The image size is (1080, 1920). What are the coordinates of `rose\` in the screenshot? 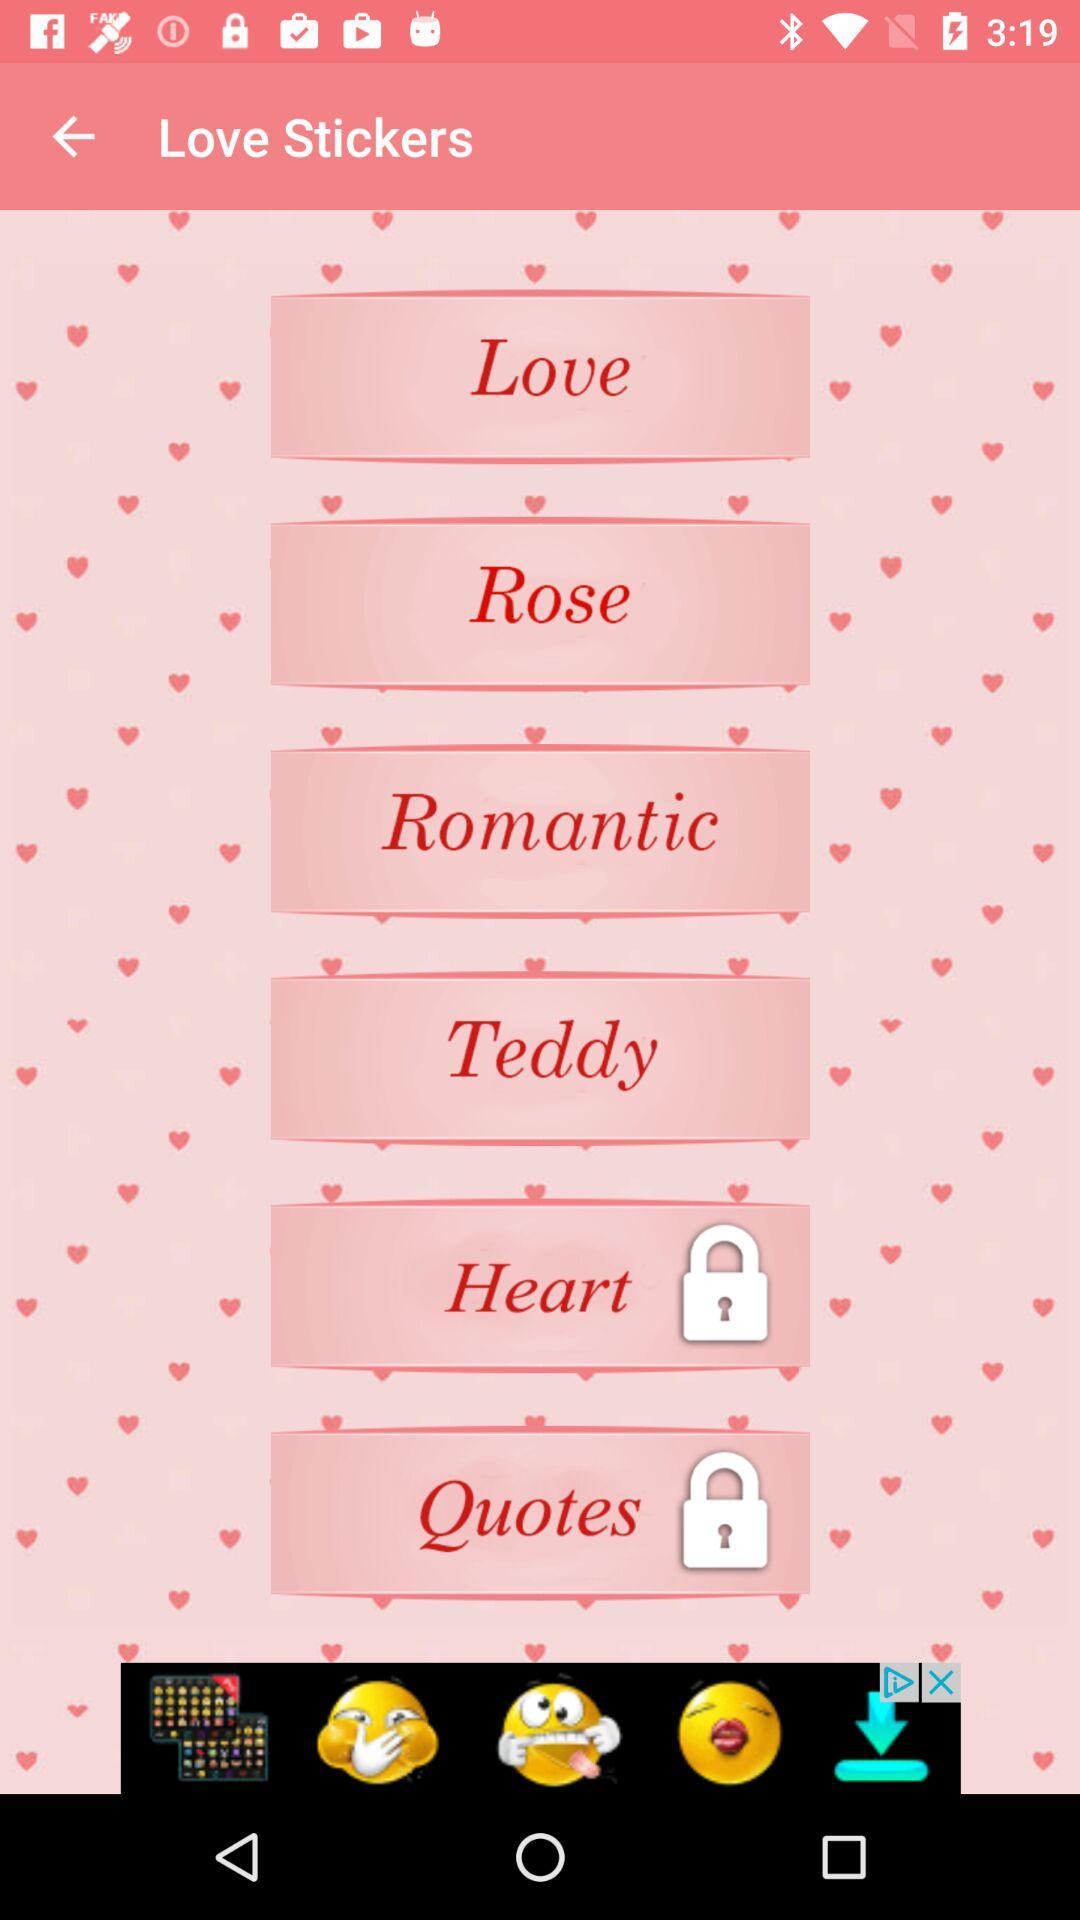 It's located at (540, 603).